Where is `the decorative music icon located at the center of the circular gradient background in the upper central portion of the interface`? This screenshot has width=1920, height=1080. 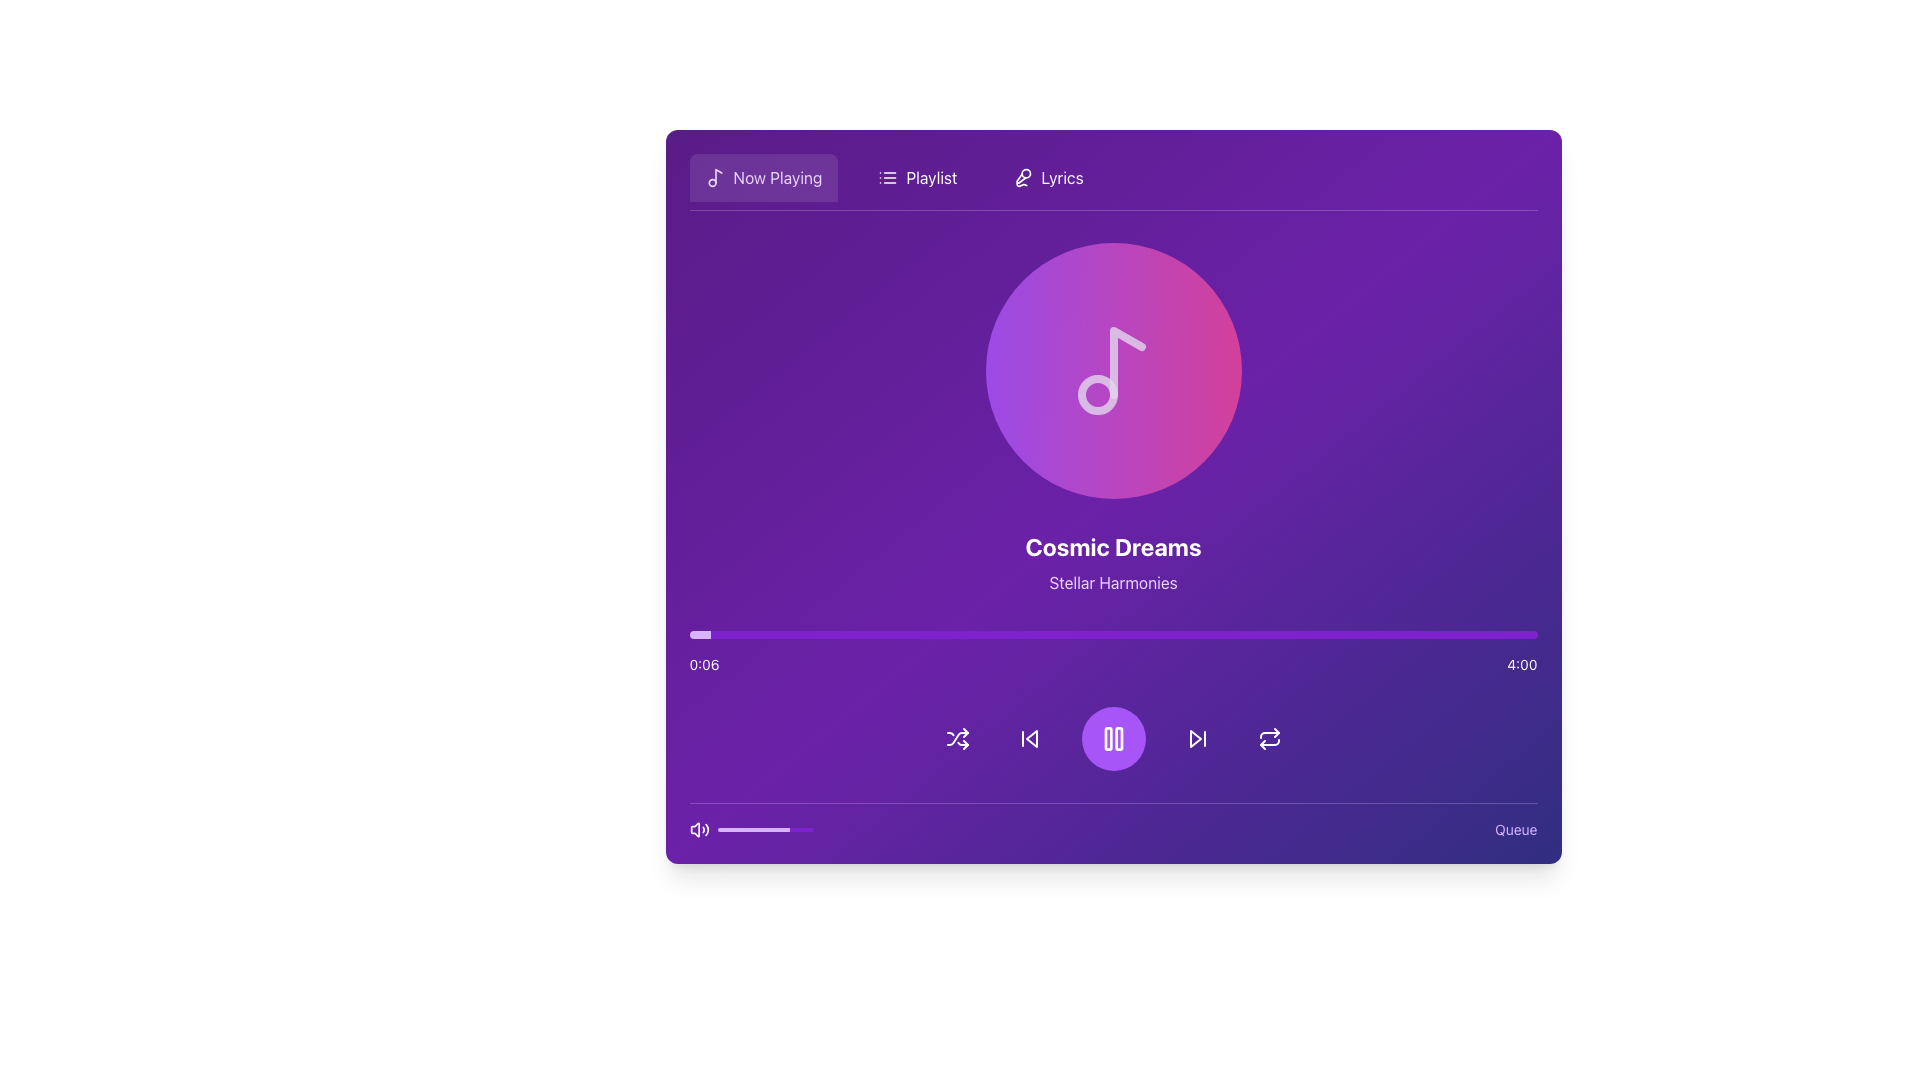
the decorative music icon located at the center of the circular gradient background in the upper central portion of the interface is located at coordinates (1112, 370).